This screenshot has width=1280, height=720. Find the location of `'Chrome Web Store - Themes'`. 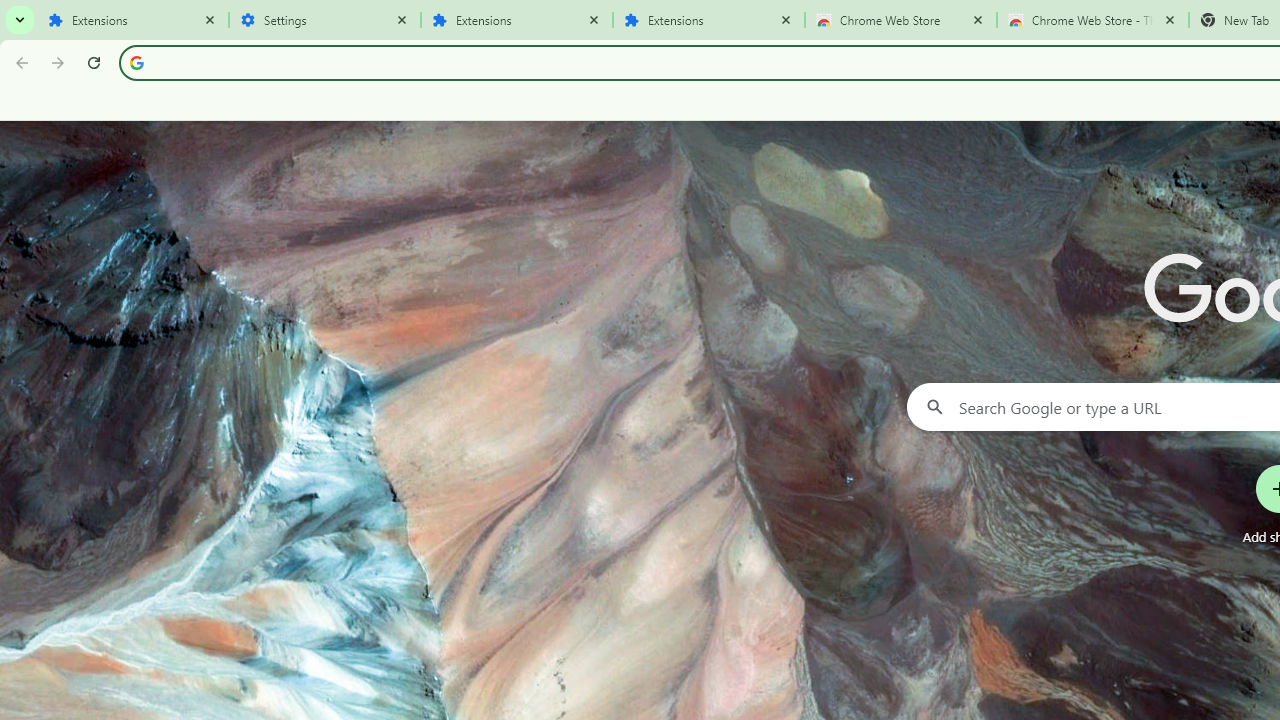

'Chrome Web Store - Themes' is located at coordinates (1092, 20).